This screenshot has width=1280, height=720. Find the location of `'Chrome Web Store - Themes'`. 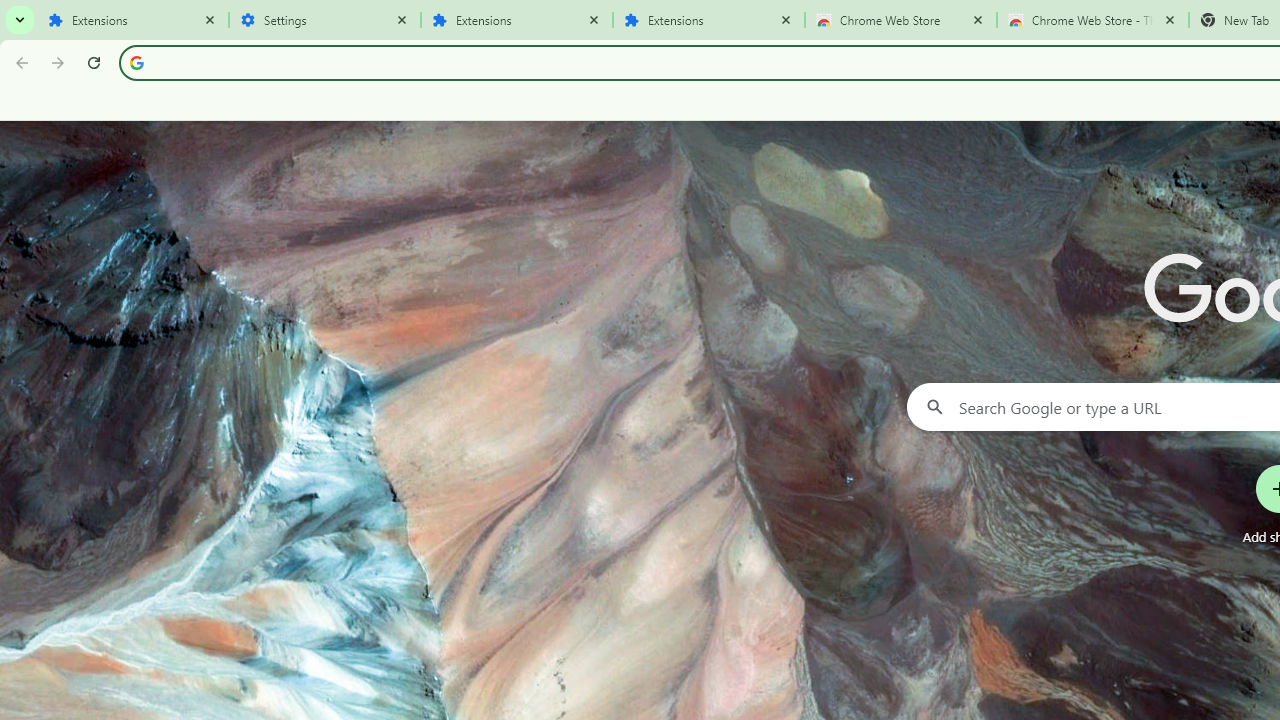

'Chrome Web Store - Themes' is located at coordinates (1092, 20).